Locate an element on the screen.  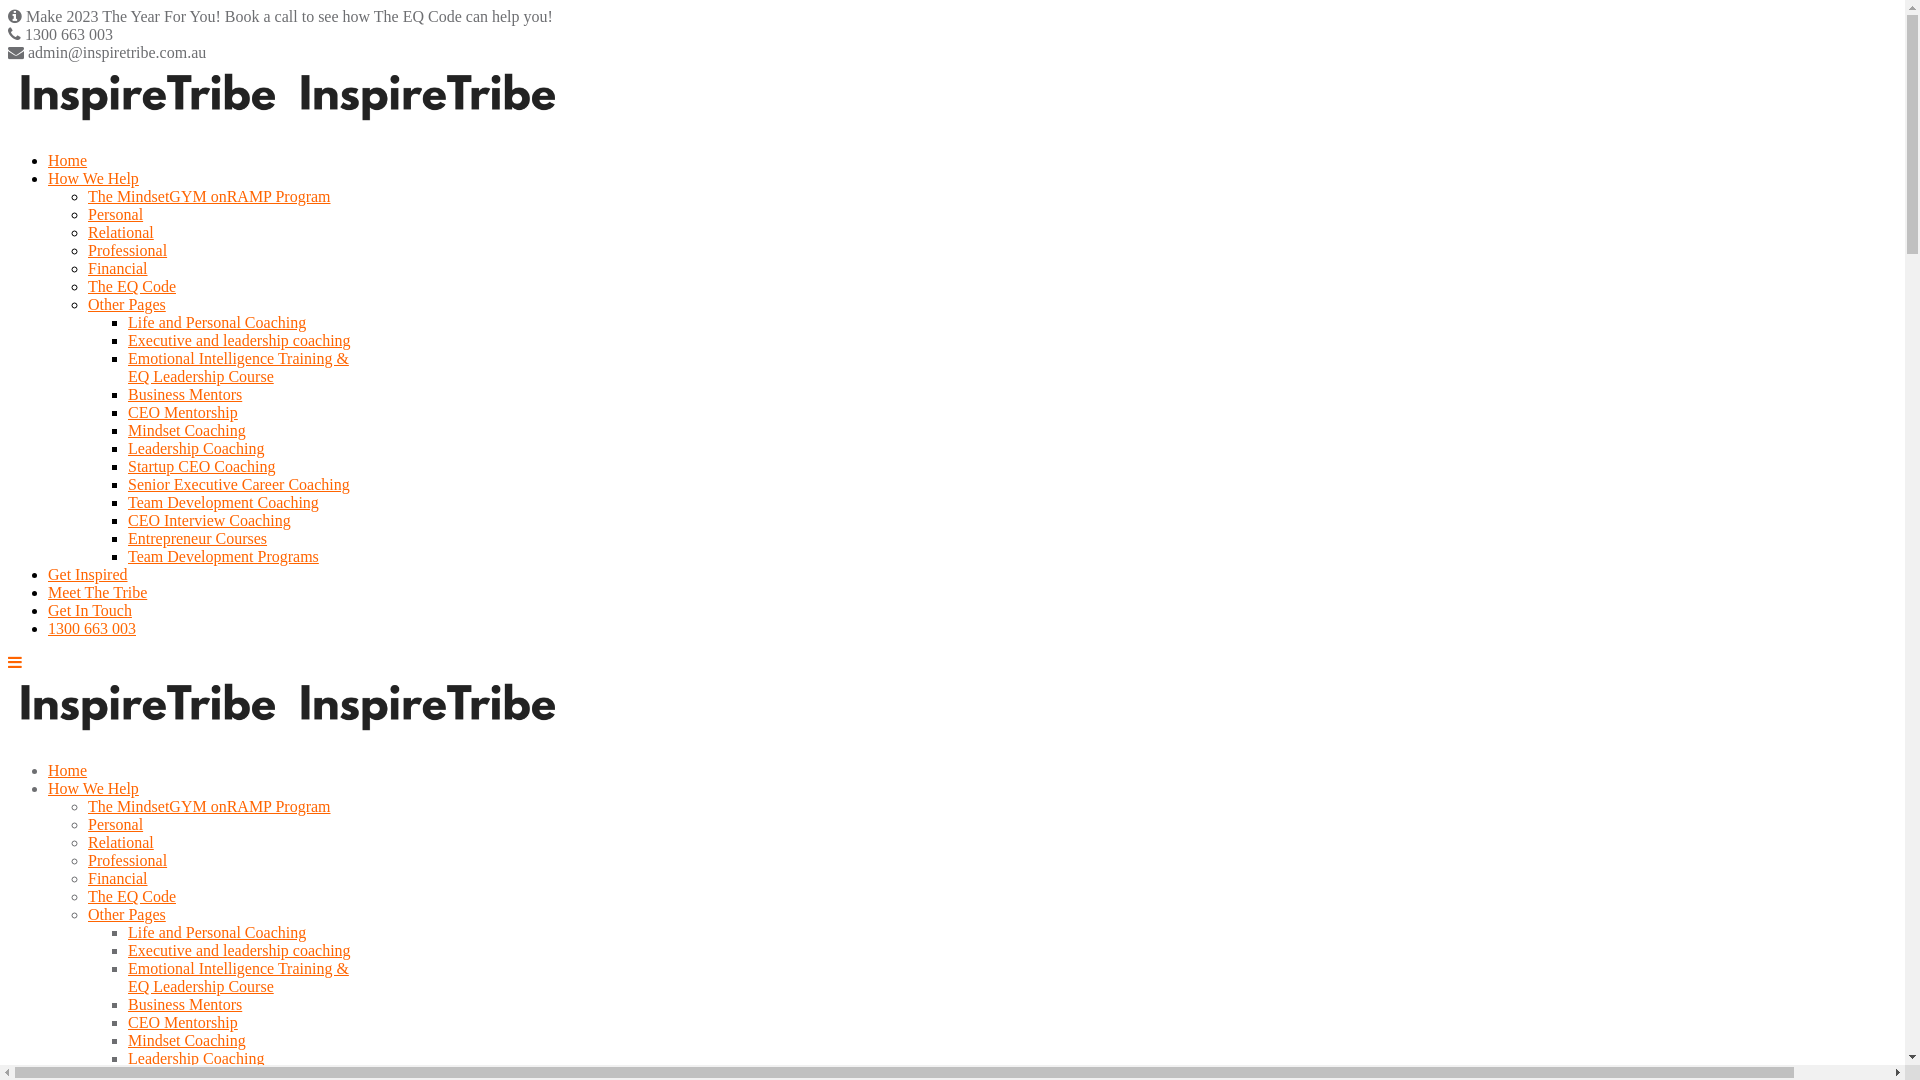
'Leadership Coaching' is located at coordinates (196, 447).